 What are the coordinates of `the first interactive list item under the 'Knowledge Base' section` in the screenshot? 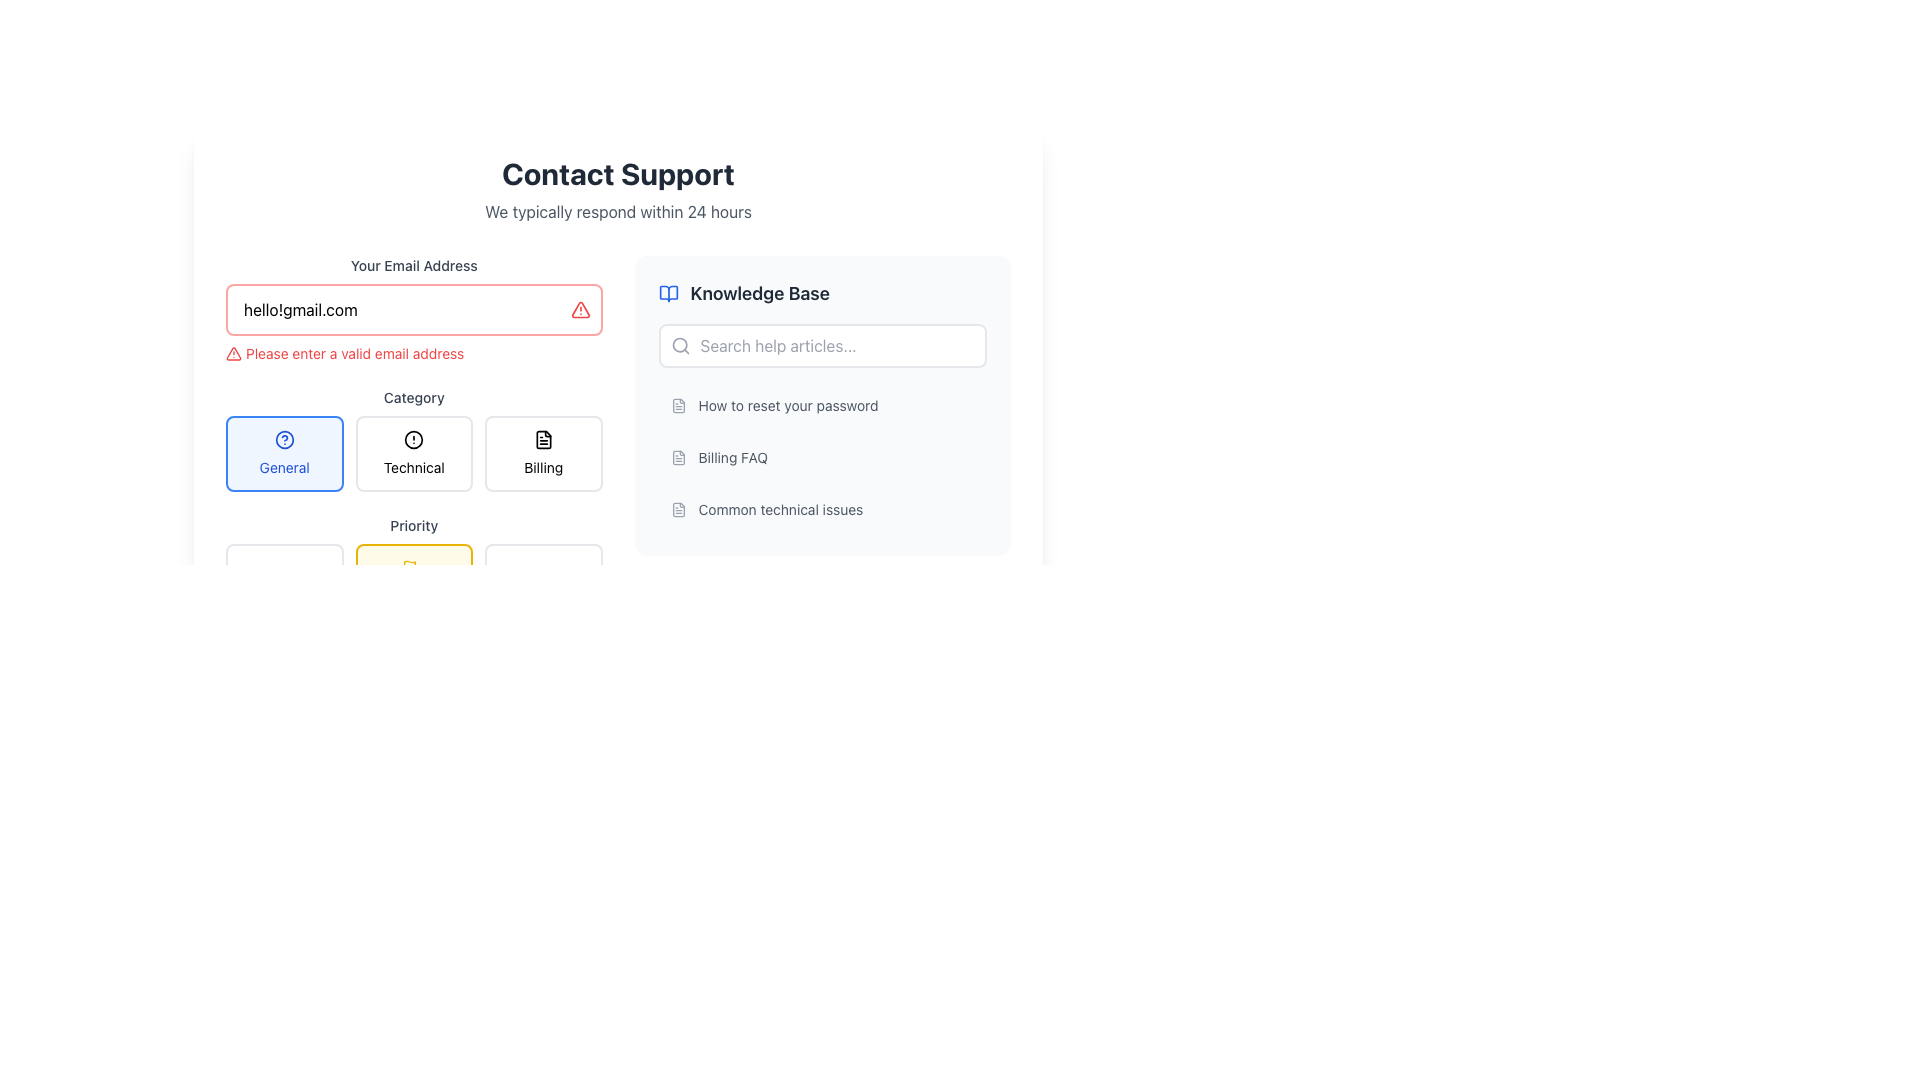 It's located at (822, 405).